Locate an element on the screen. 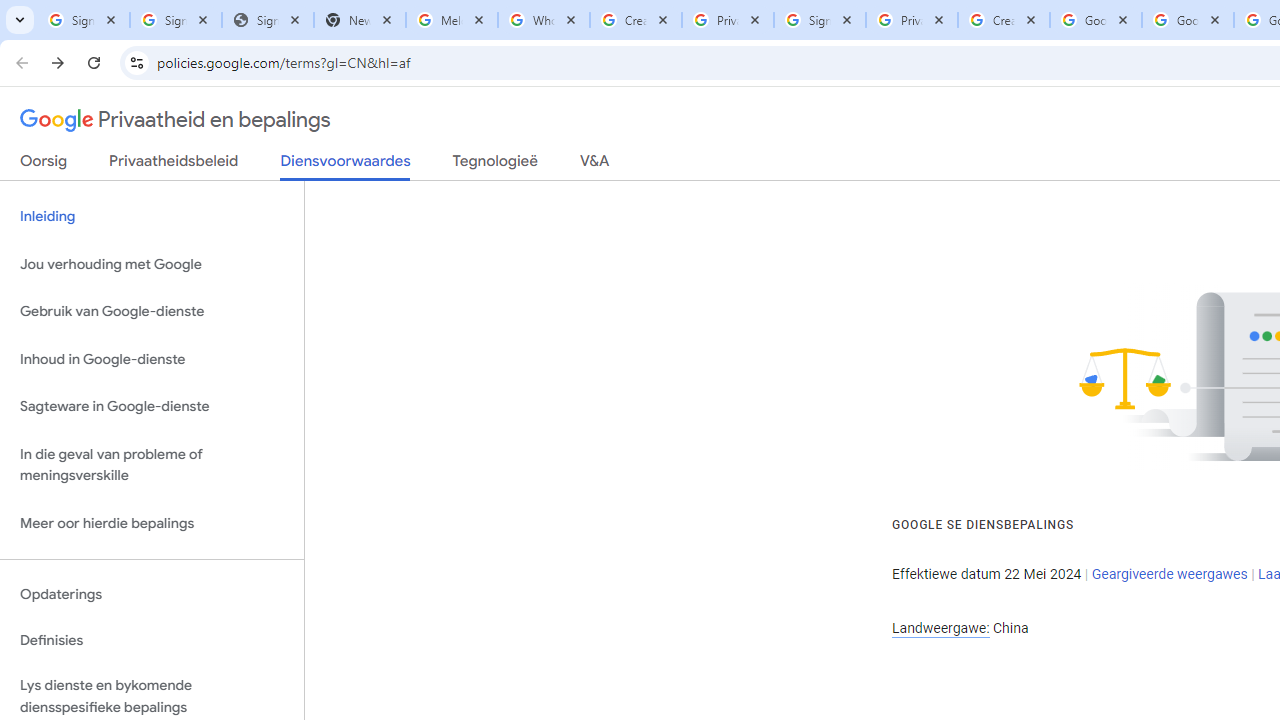  'Meer oor hierdie bepalings' is located at coordinates (151, 522).